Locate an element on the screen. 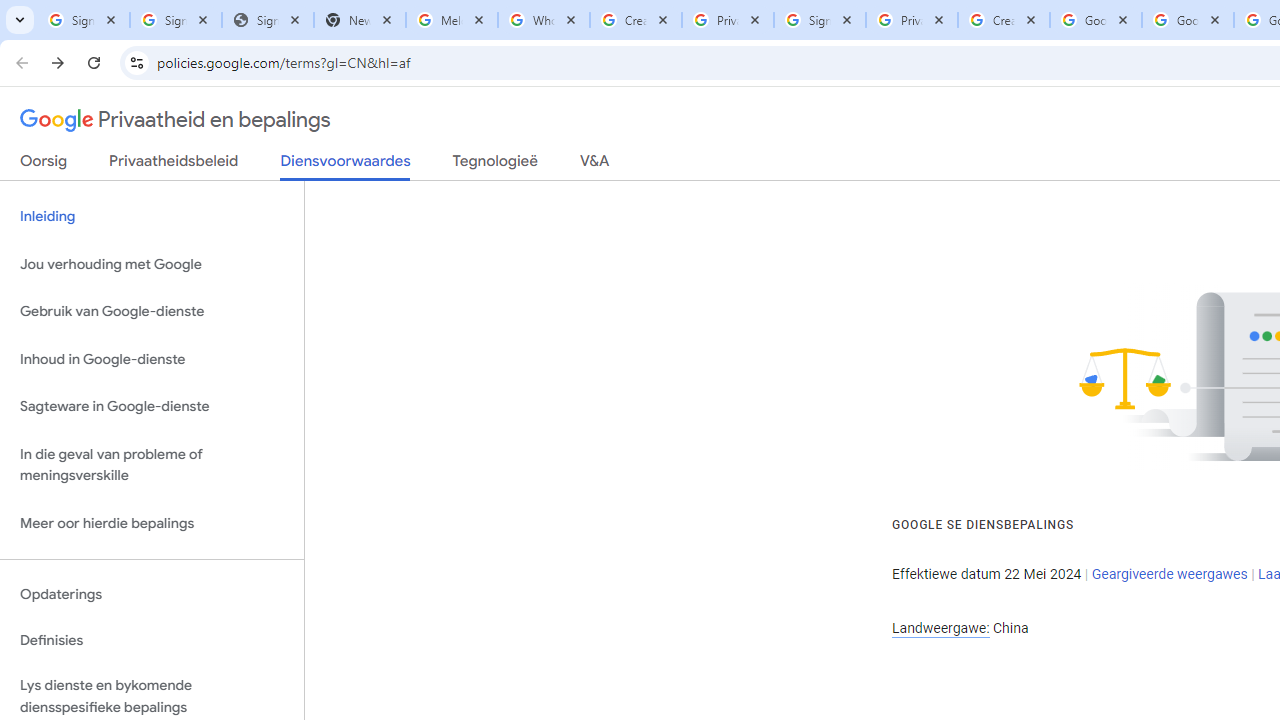  'Meer oor hierdie bepalings' is located at coordinates (151, 522).